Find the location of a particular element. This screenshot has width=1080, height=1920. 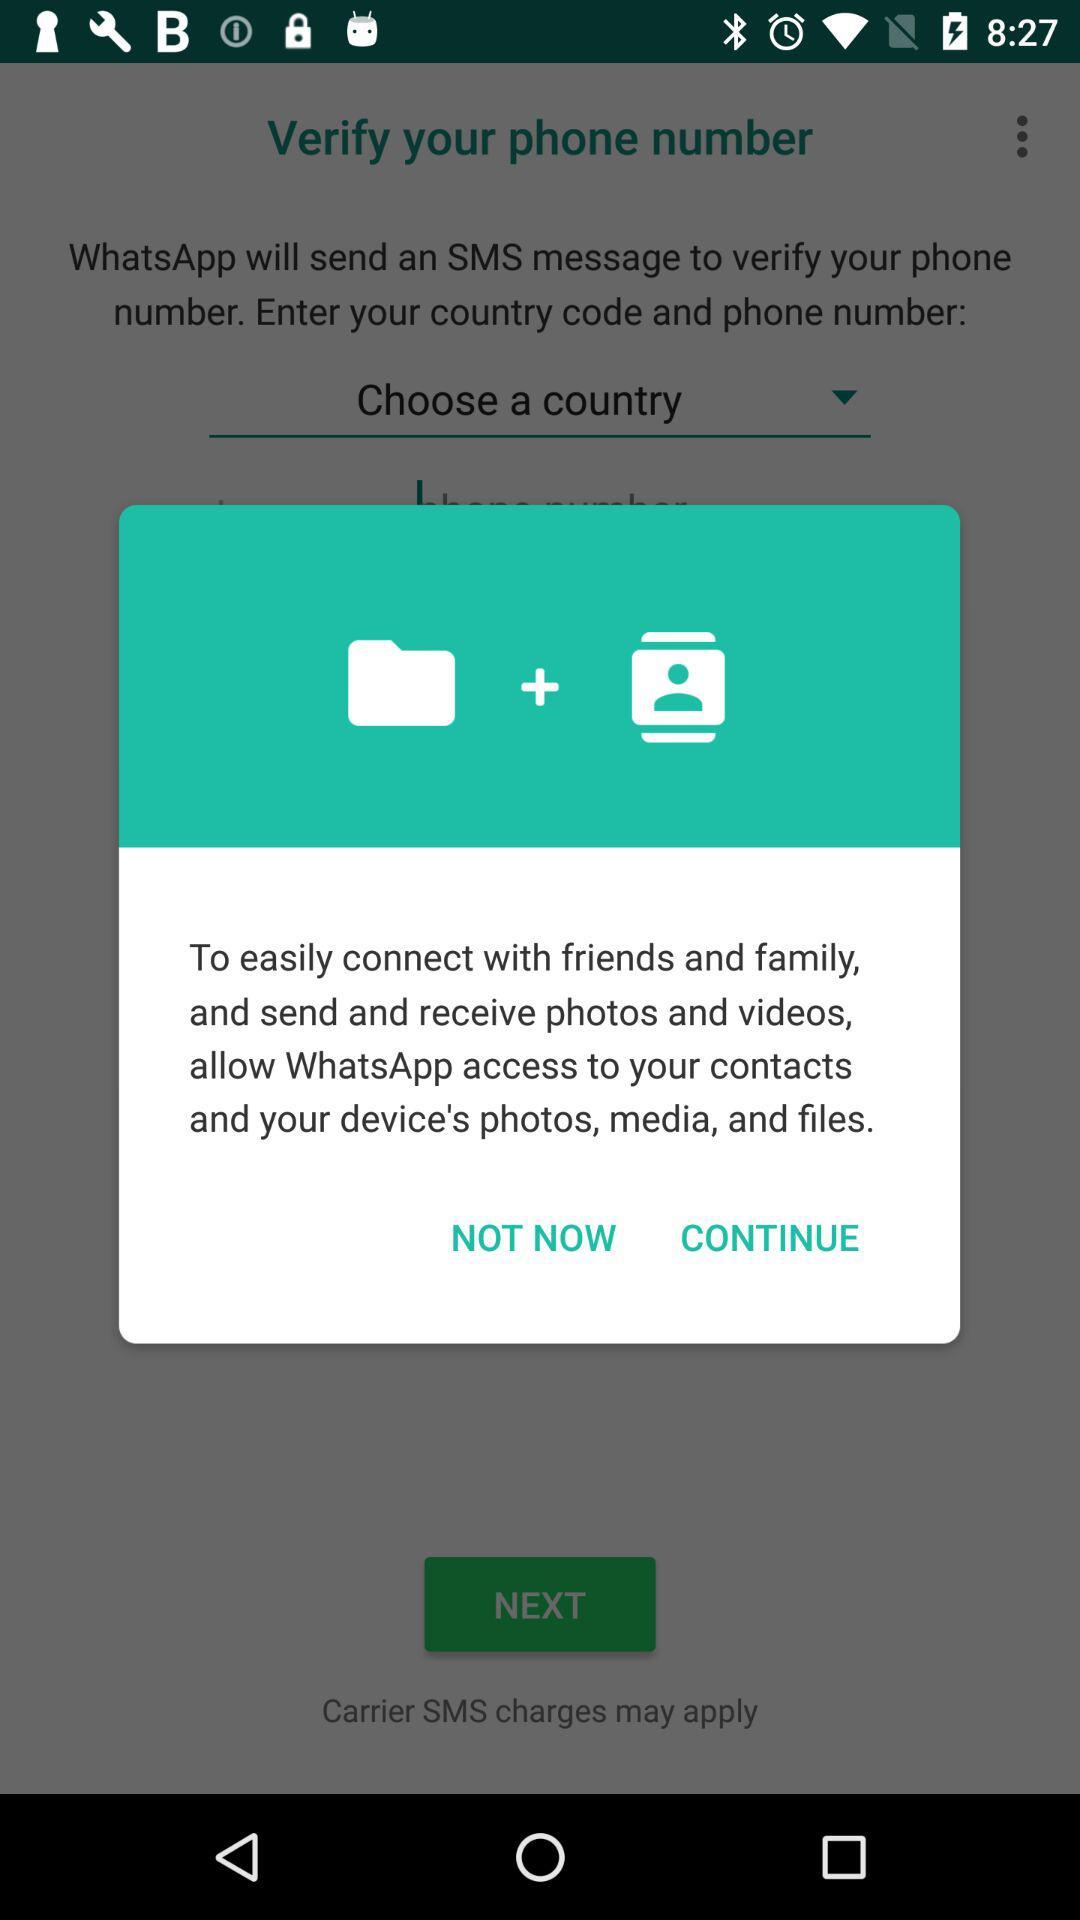

continue on the right is located at coordinates (768, 1235).